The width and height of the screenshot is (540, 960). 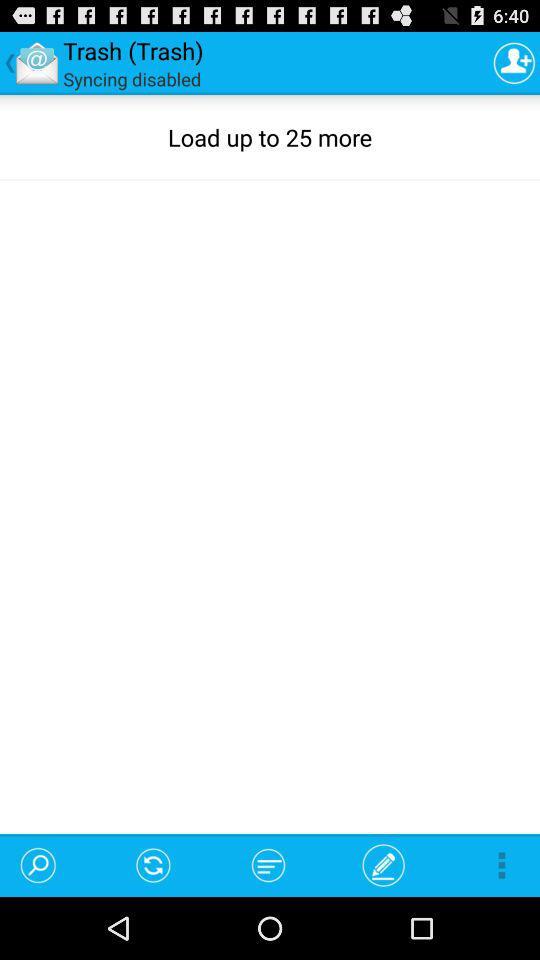 I want to click on item below the load up to app, so click(x=268, y=864).